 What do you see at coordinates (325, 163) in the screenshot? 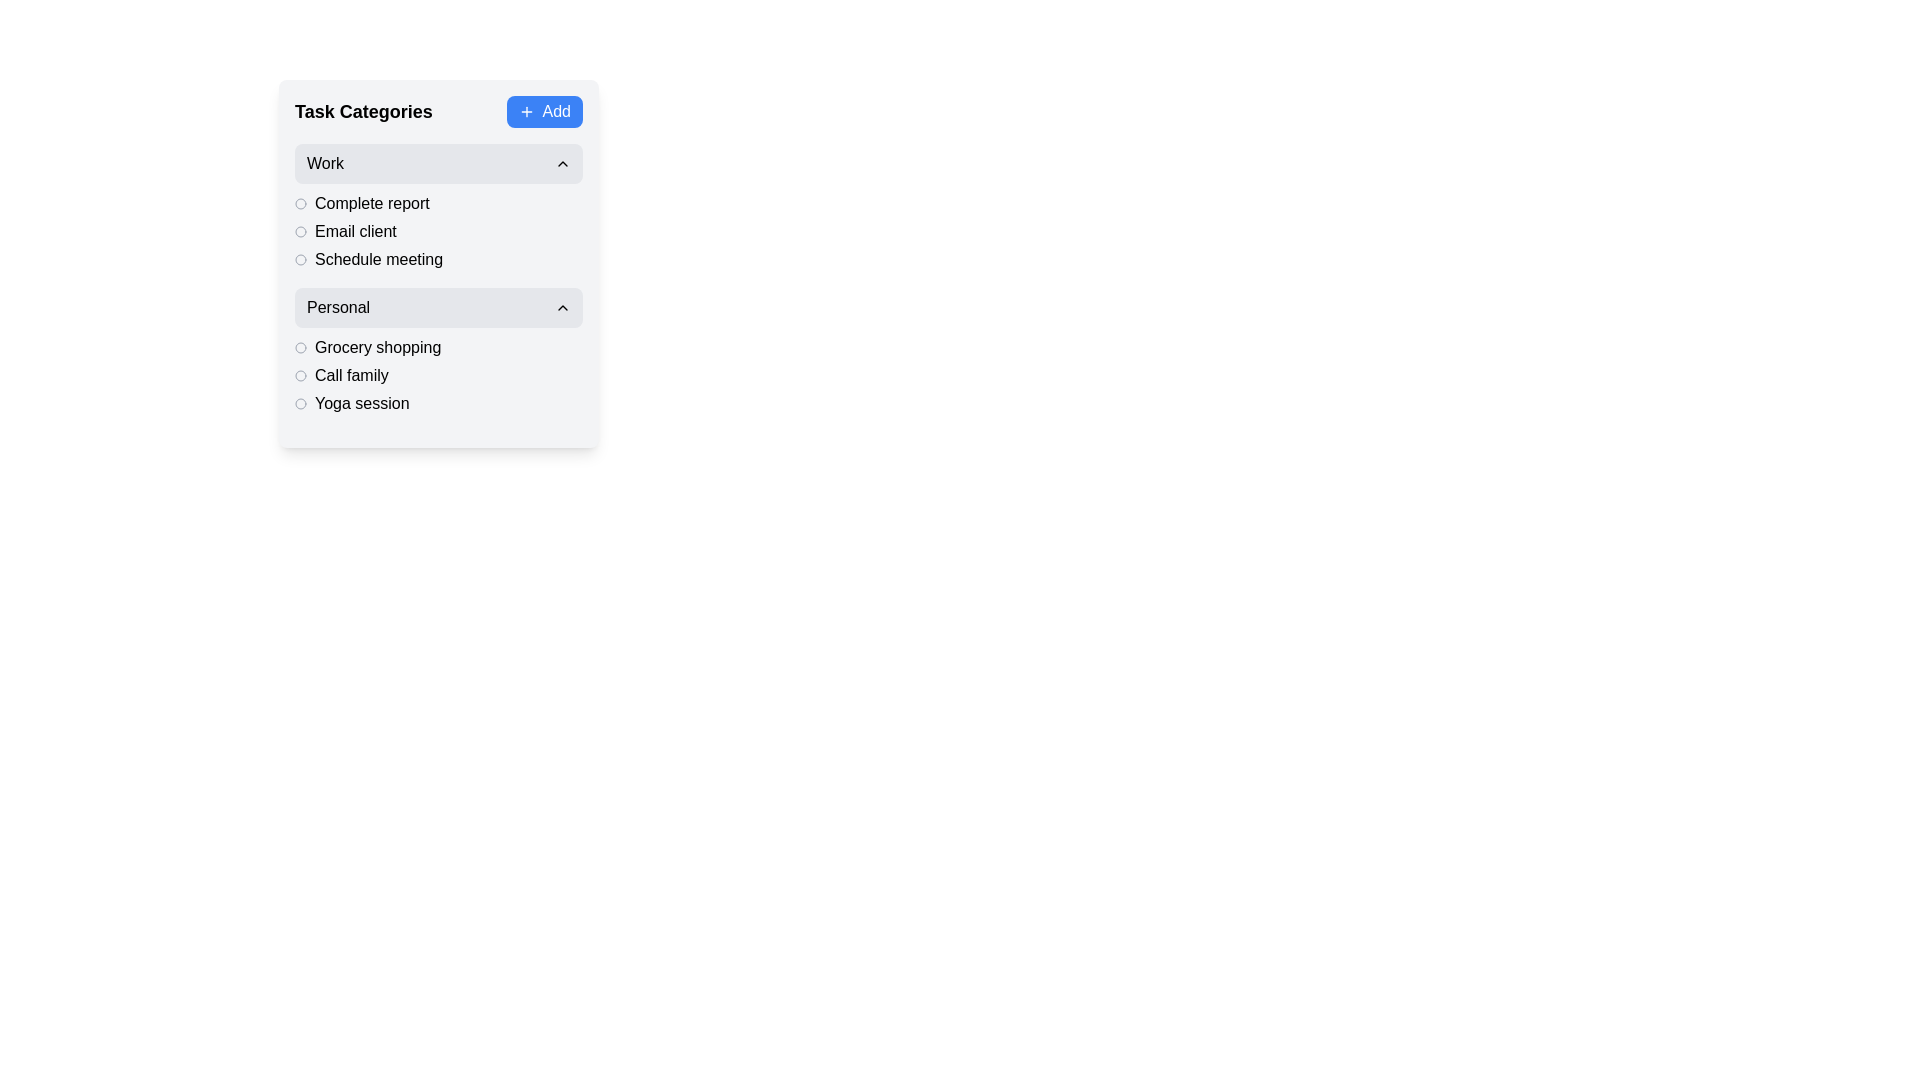
I see `the text label that reads 'Work', which is styled in a standard font and situated within a light gray section with rounded corners, serving as a header for a task category` at bounding box center [325, 163].